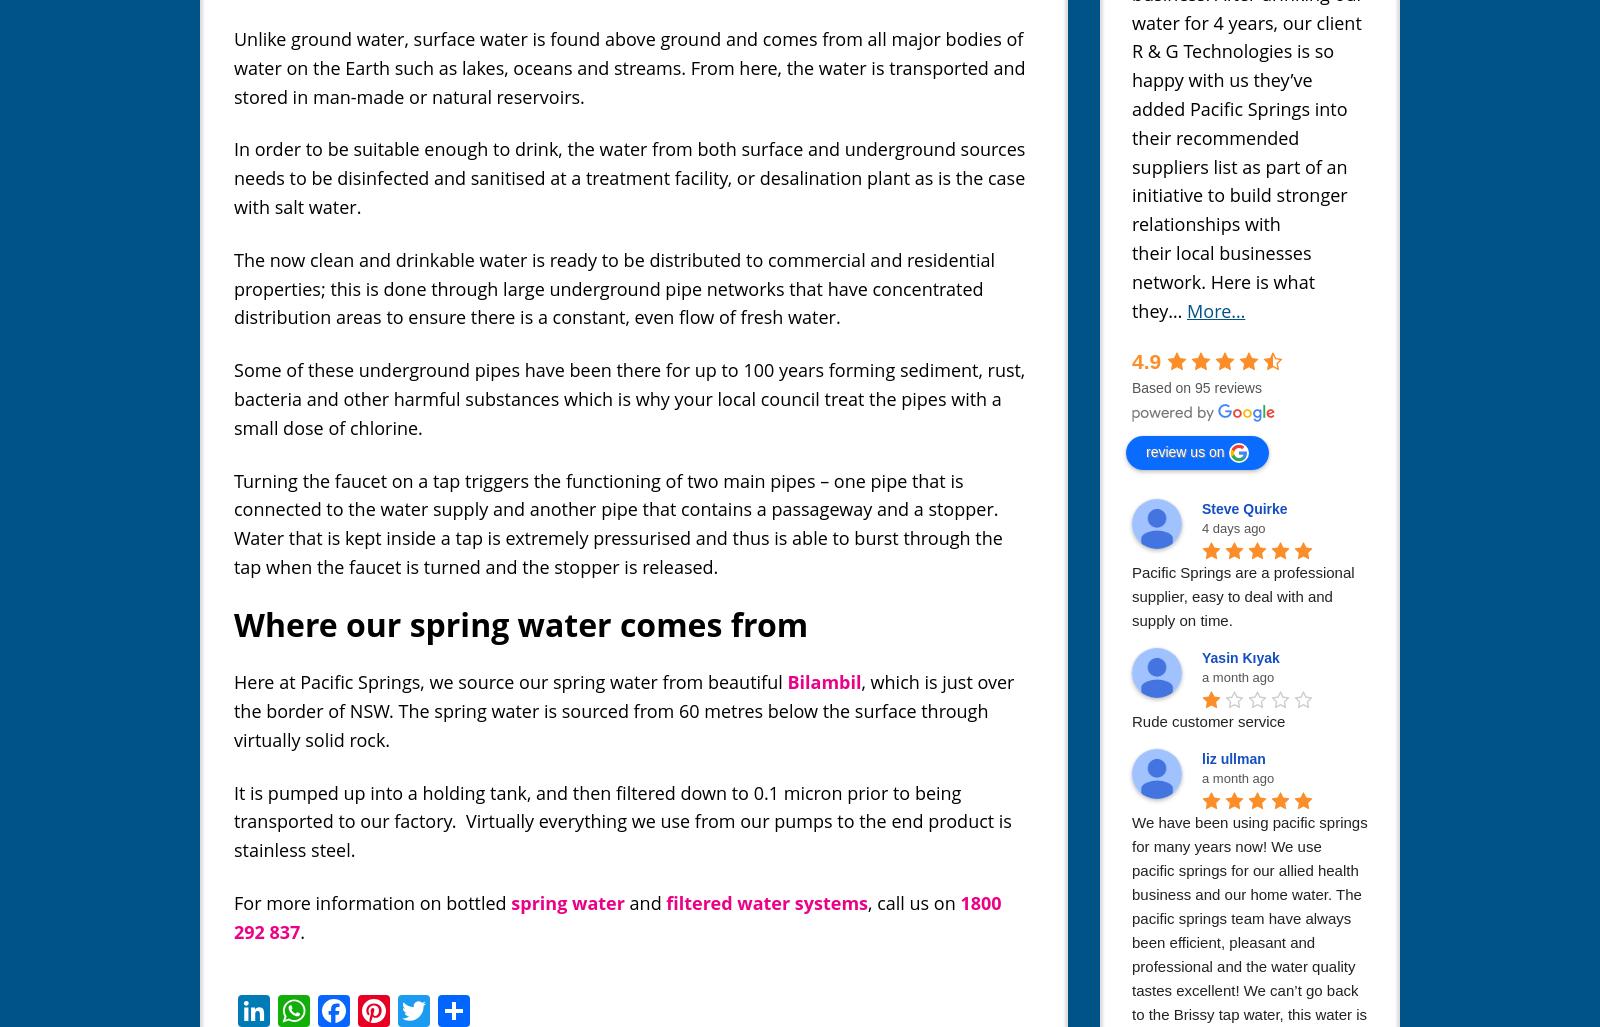  What do you see at coordinates (233, 522) in the screenshot?
I see `'Turning the faucet on a tap triggers the functioning of two main pipes – one pipe that is connected to the water supply and another pipe that contains a passageway and a stopper. Water that is kept inside a tap is extremely pressurised and thus is able to burst through the tap when the faucet is turned and the stopper is released.'` at bounding box center [233, 522].